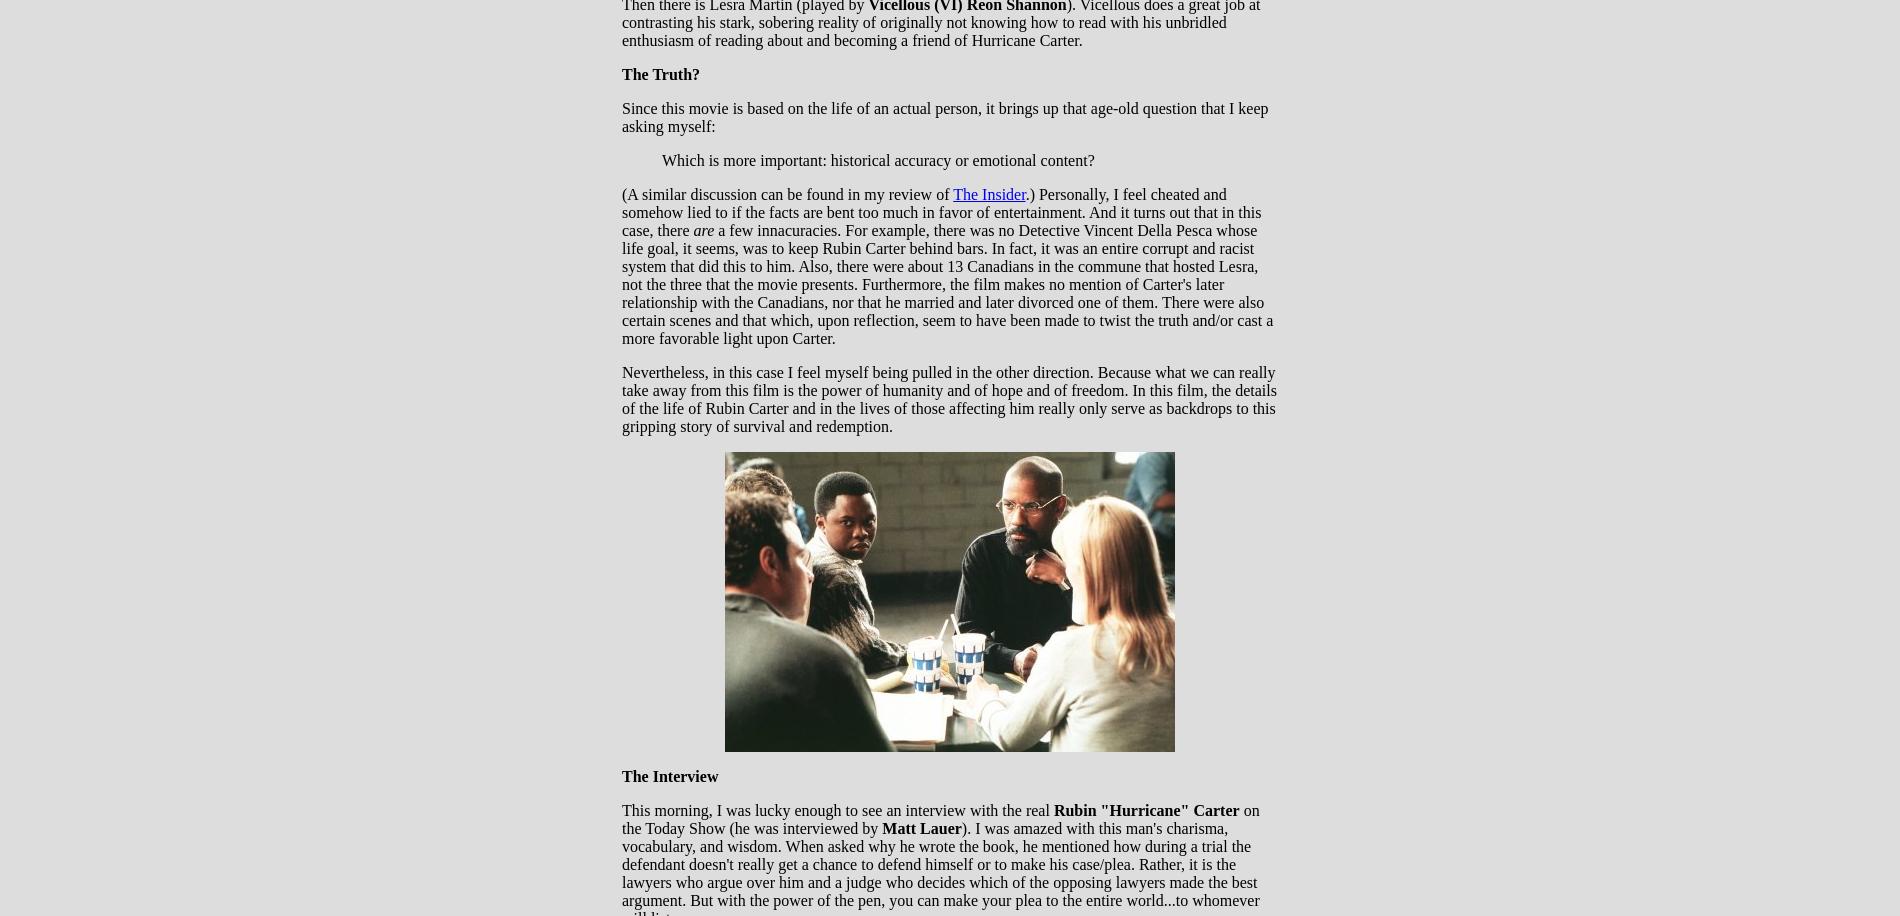 The width and height of the screenshot is (1900, 916). Describe the element at coordinates (944, 117) in the screenshot. I see `'Since this movie is based on the life of an actual person, it brings up that age-old question that I keep asking myself:'` at that location.